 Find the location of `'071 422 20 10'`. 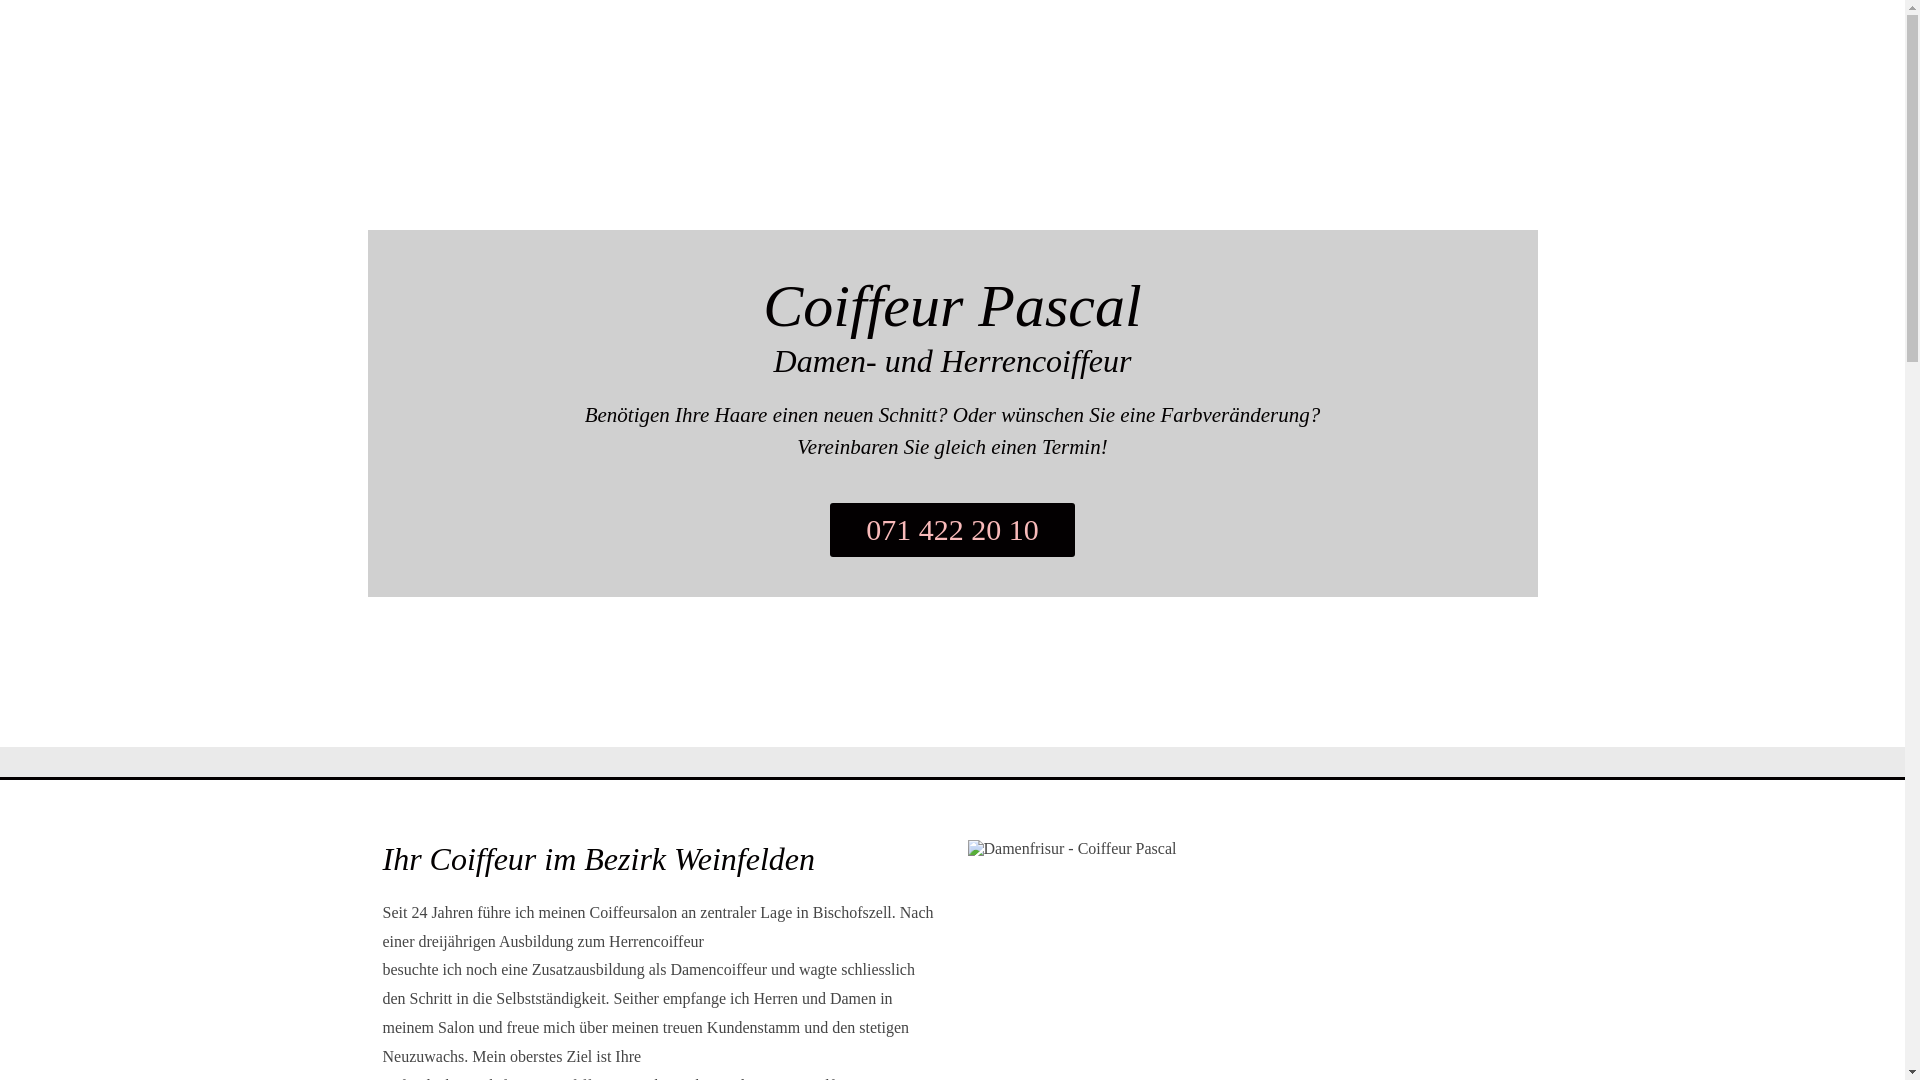

'071 422 20 10' is located at coordinates (951, 528).